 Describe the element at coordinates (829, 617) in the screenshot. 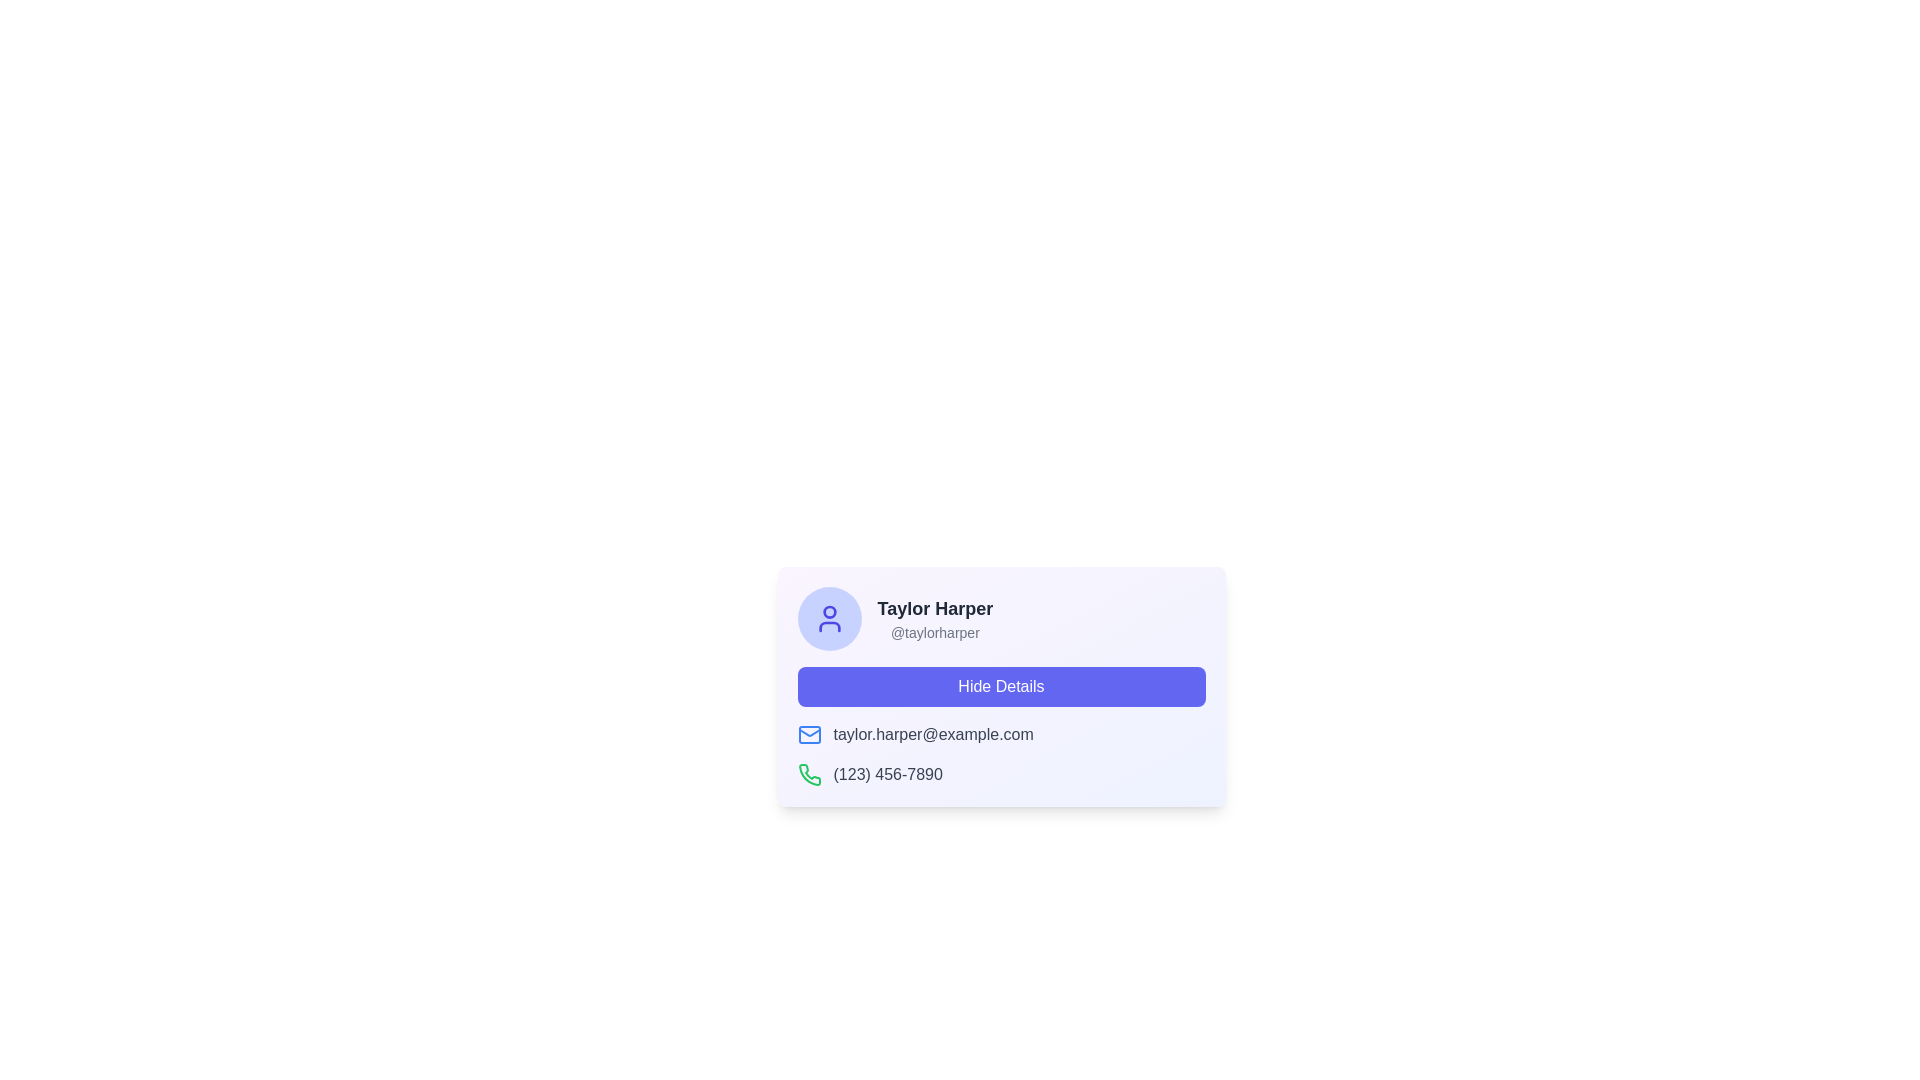

I see `the user profile icon located at the top-left corner of the profile card, which serves as a placeholder for a profile picture` at that location.